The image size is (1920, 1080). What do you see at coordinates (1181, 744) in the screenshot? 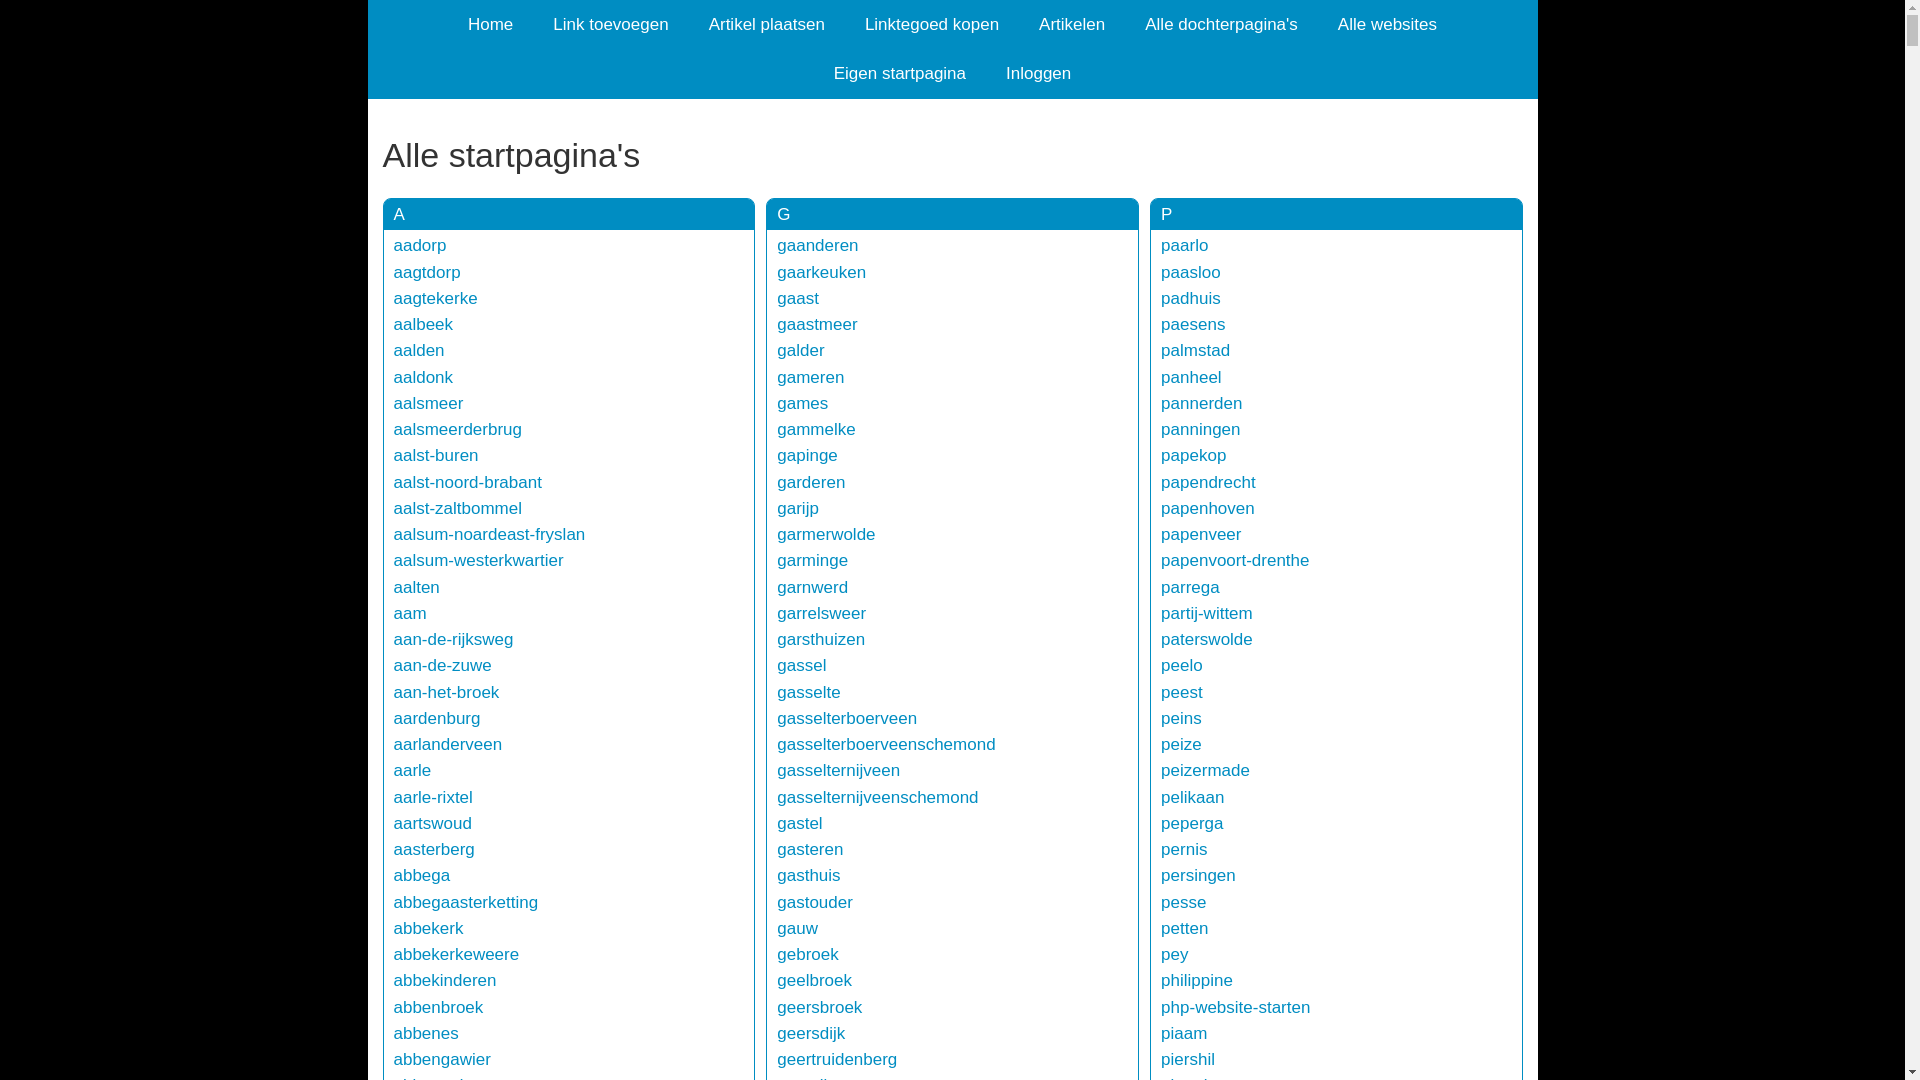
I see `'peize'` at bounding box center [1181, 744].